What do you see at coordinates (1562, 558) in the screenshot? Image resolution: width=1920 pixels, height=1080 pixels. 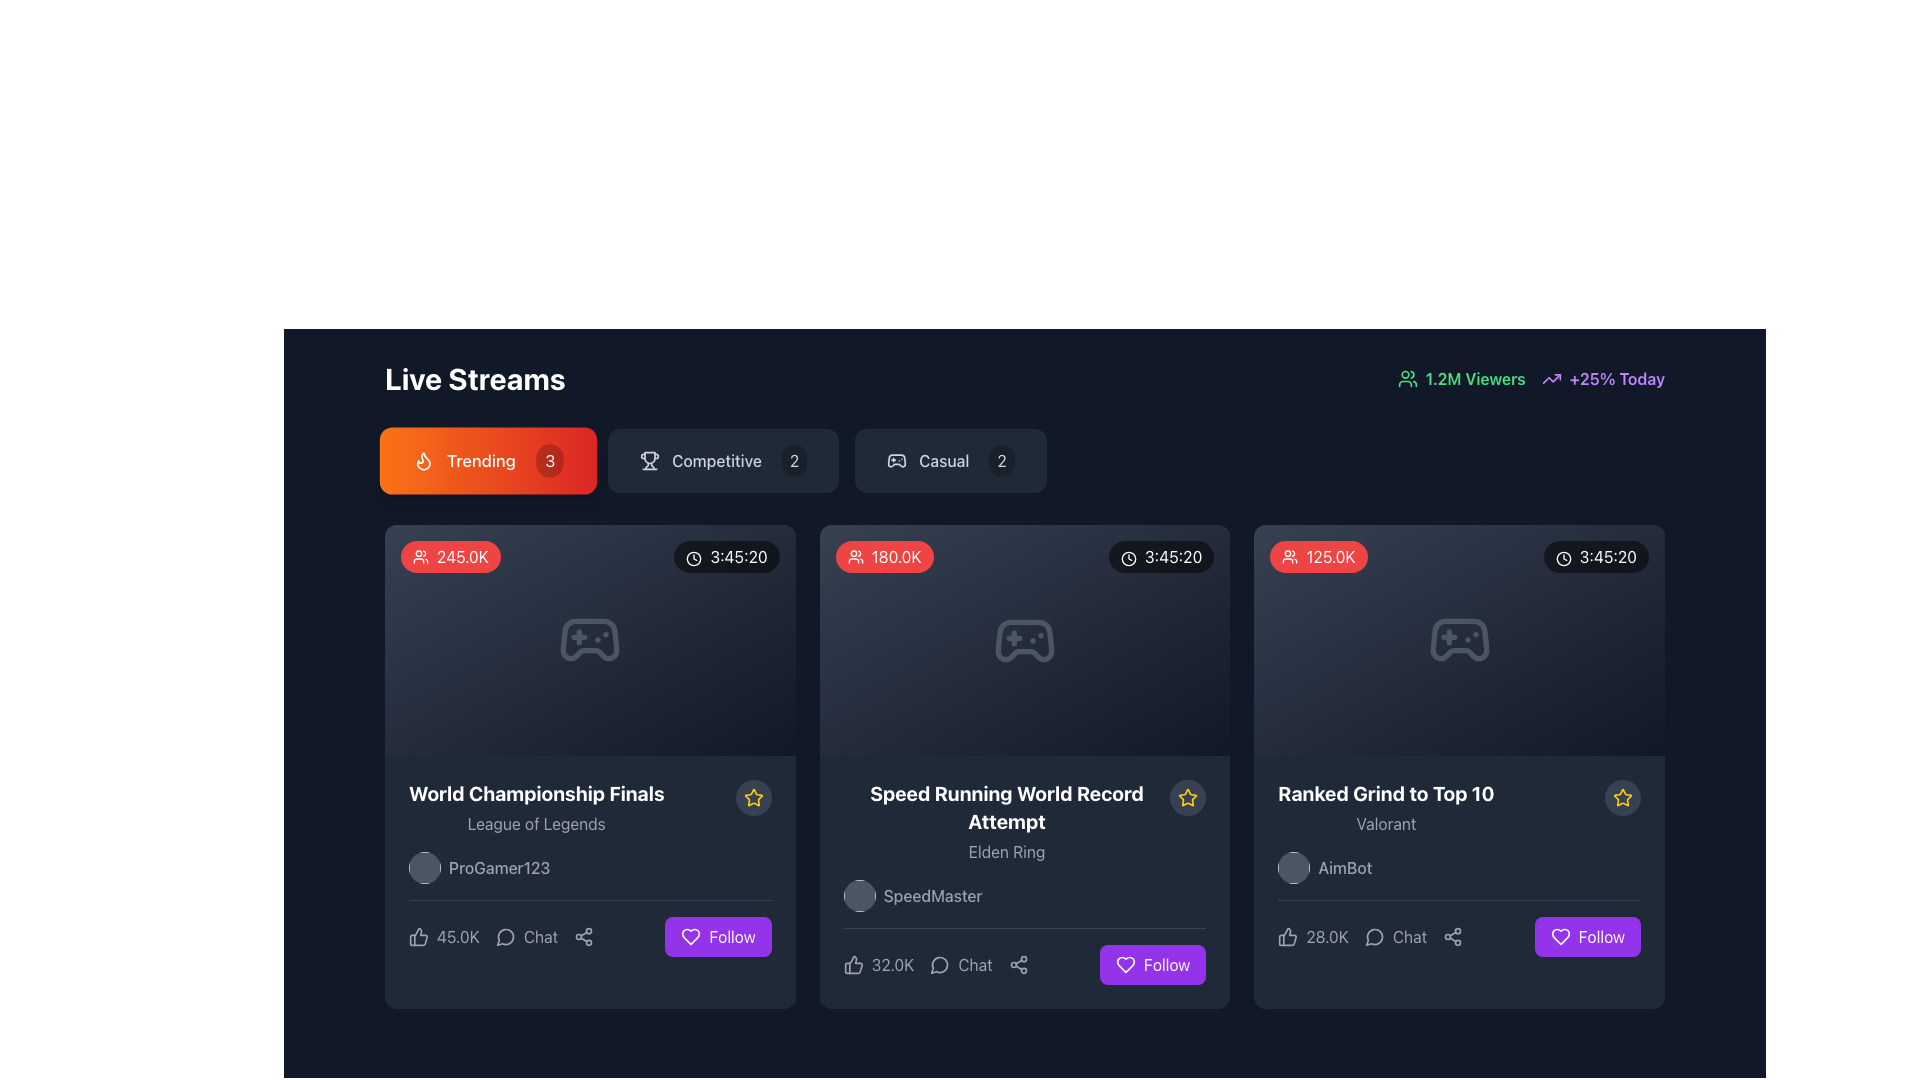 I see `the clock icon located in the top-right corner of the 'Ranked Grind to Top 10' card, which is a circular icon with a black-filled center and a white outline` at bounding box center [1562, 558].